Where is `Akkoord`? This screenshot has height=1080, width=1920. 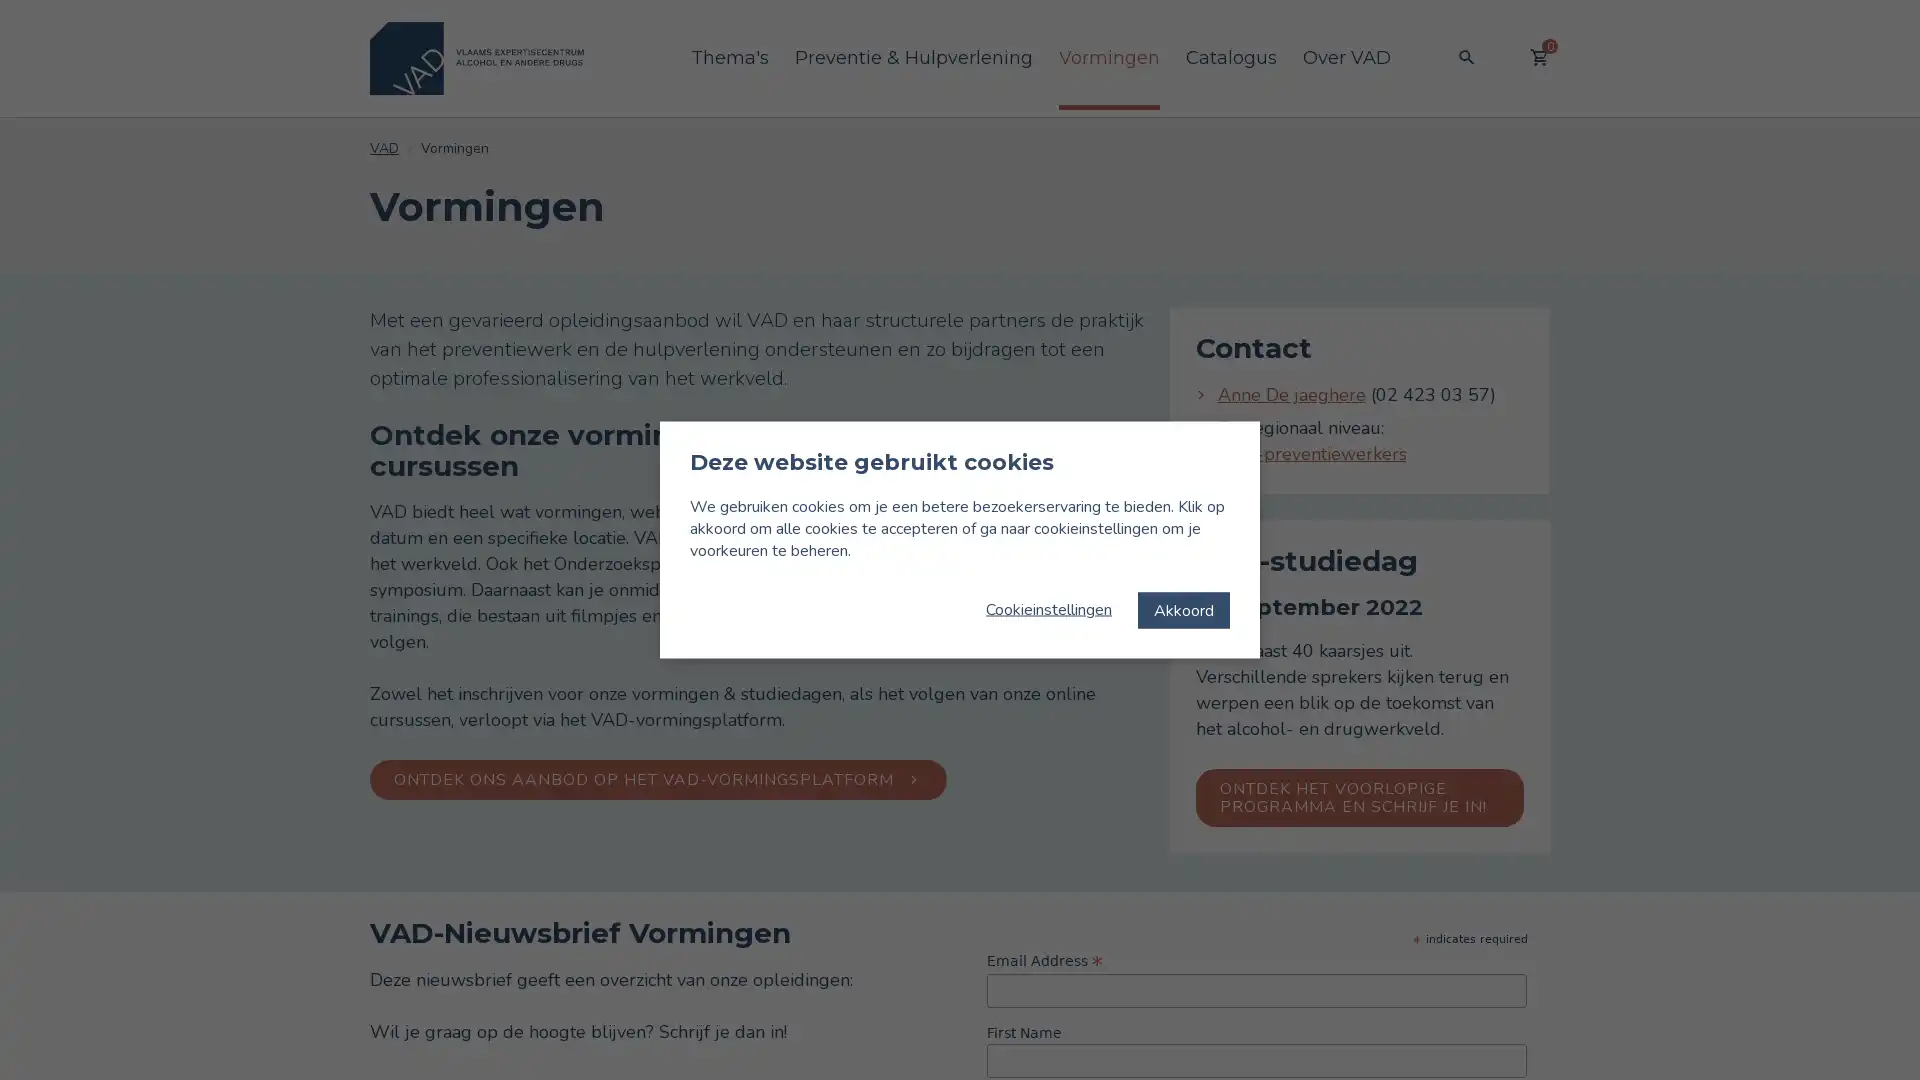
Akkoord is located at coordinates (1184, 608).